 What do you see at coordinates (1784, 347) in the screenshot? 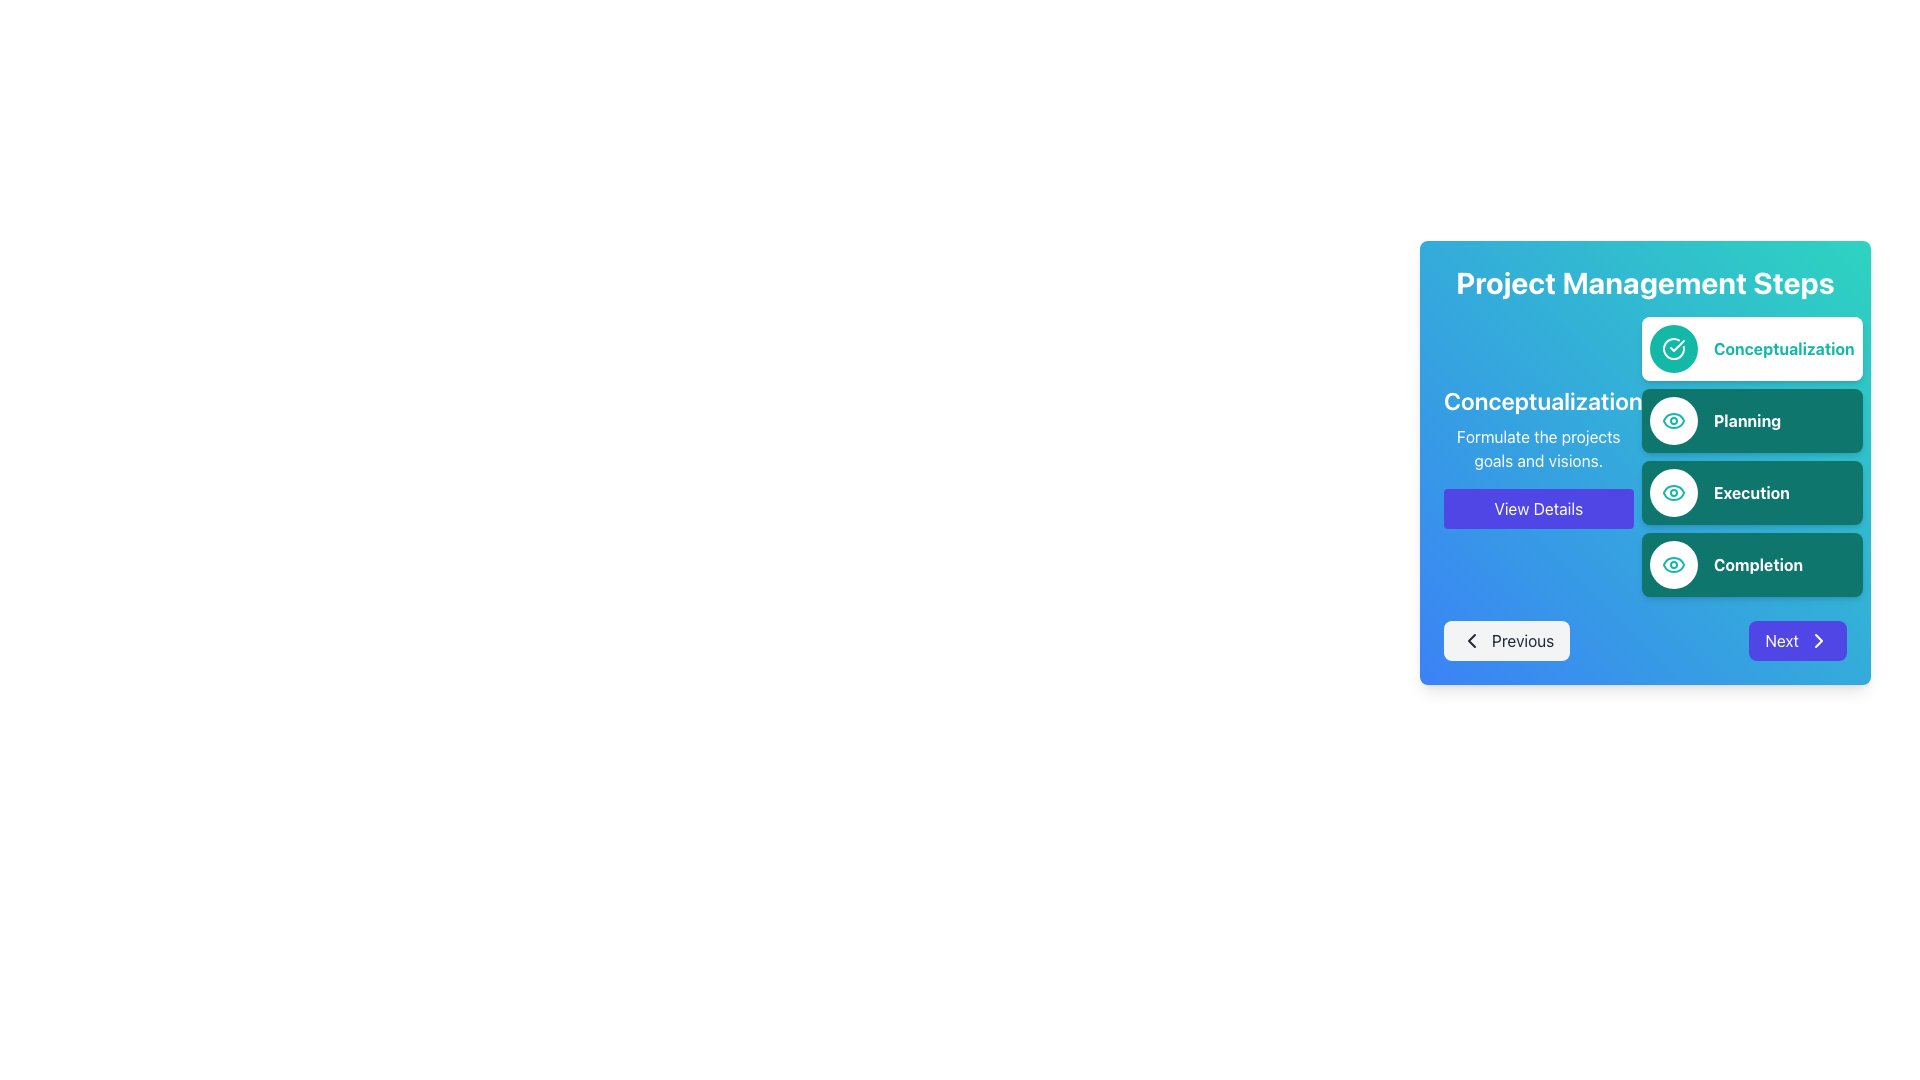
I see `the bold text label 'Conceptualization' which is styled in teal and positioned next to a circular check mark icon` at bounding box center [1784, 347].